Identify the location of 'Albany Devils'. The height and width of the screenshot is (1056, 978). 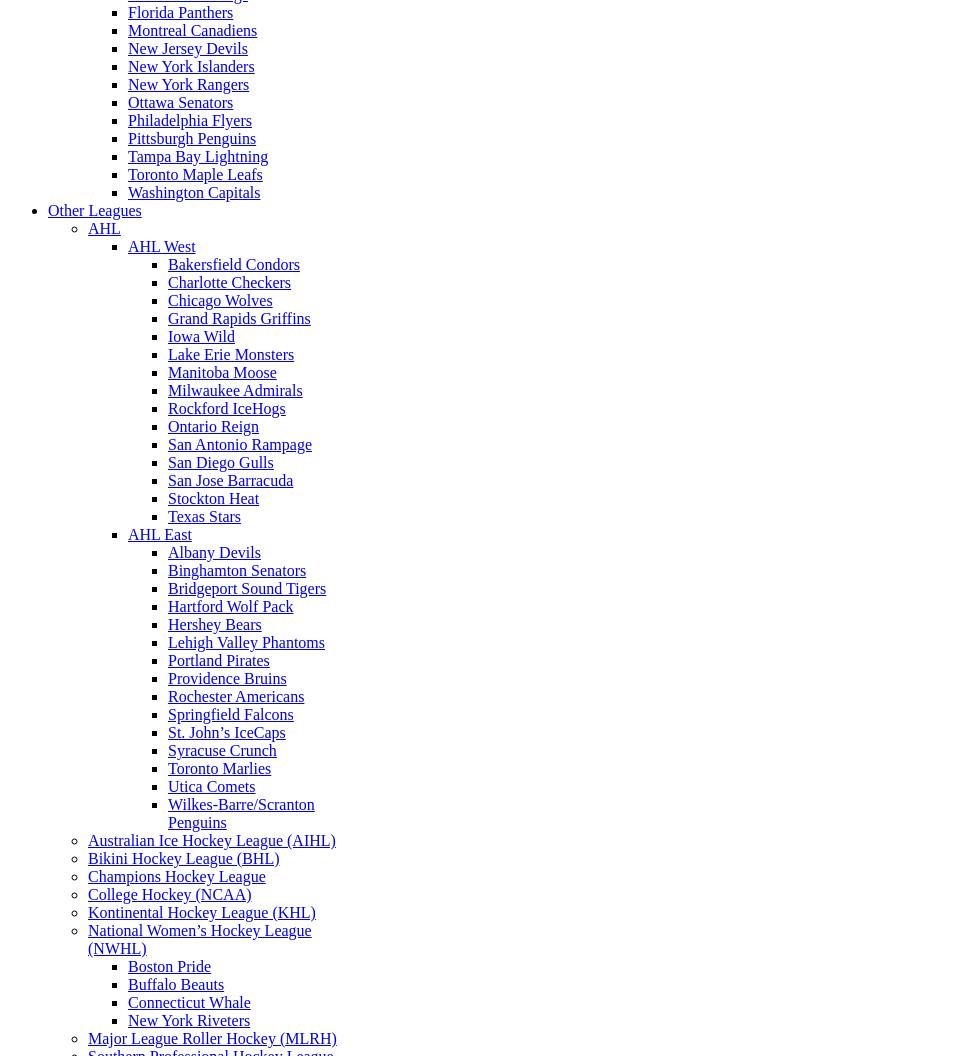
(168, 552).